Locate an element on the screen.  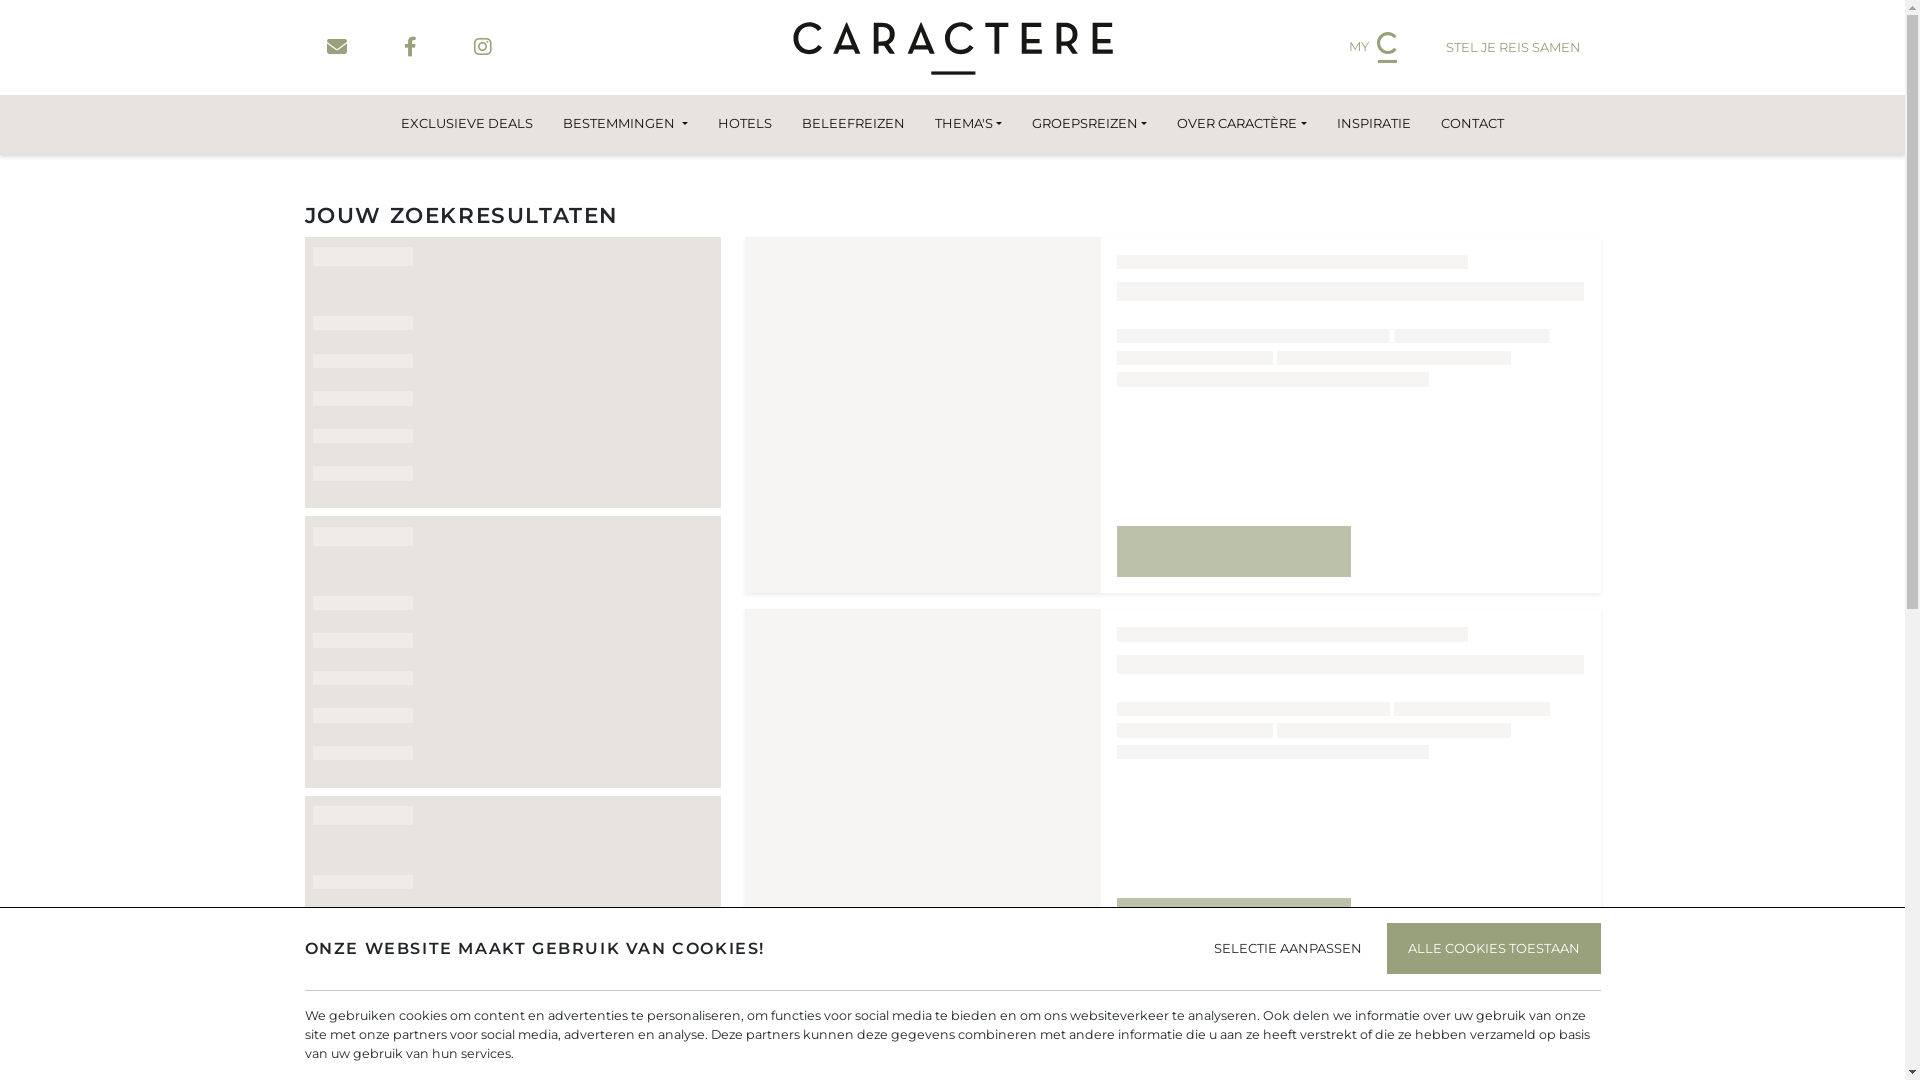
'INSPIRATIE' is located at coordinates (1321, 123).